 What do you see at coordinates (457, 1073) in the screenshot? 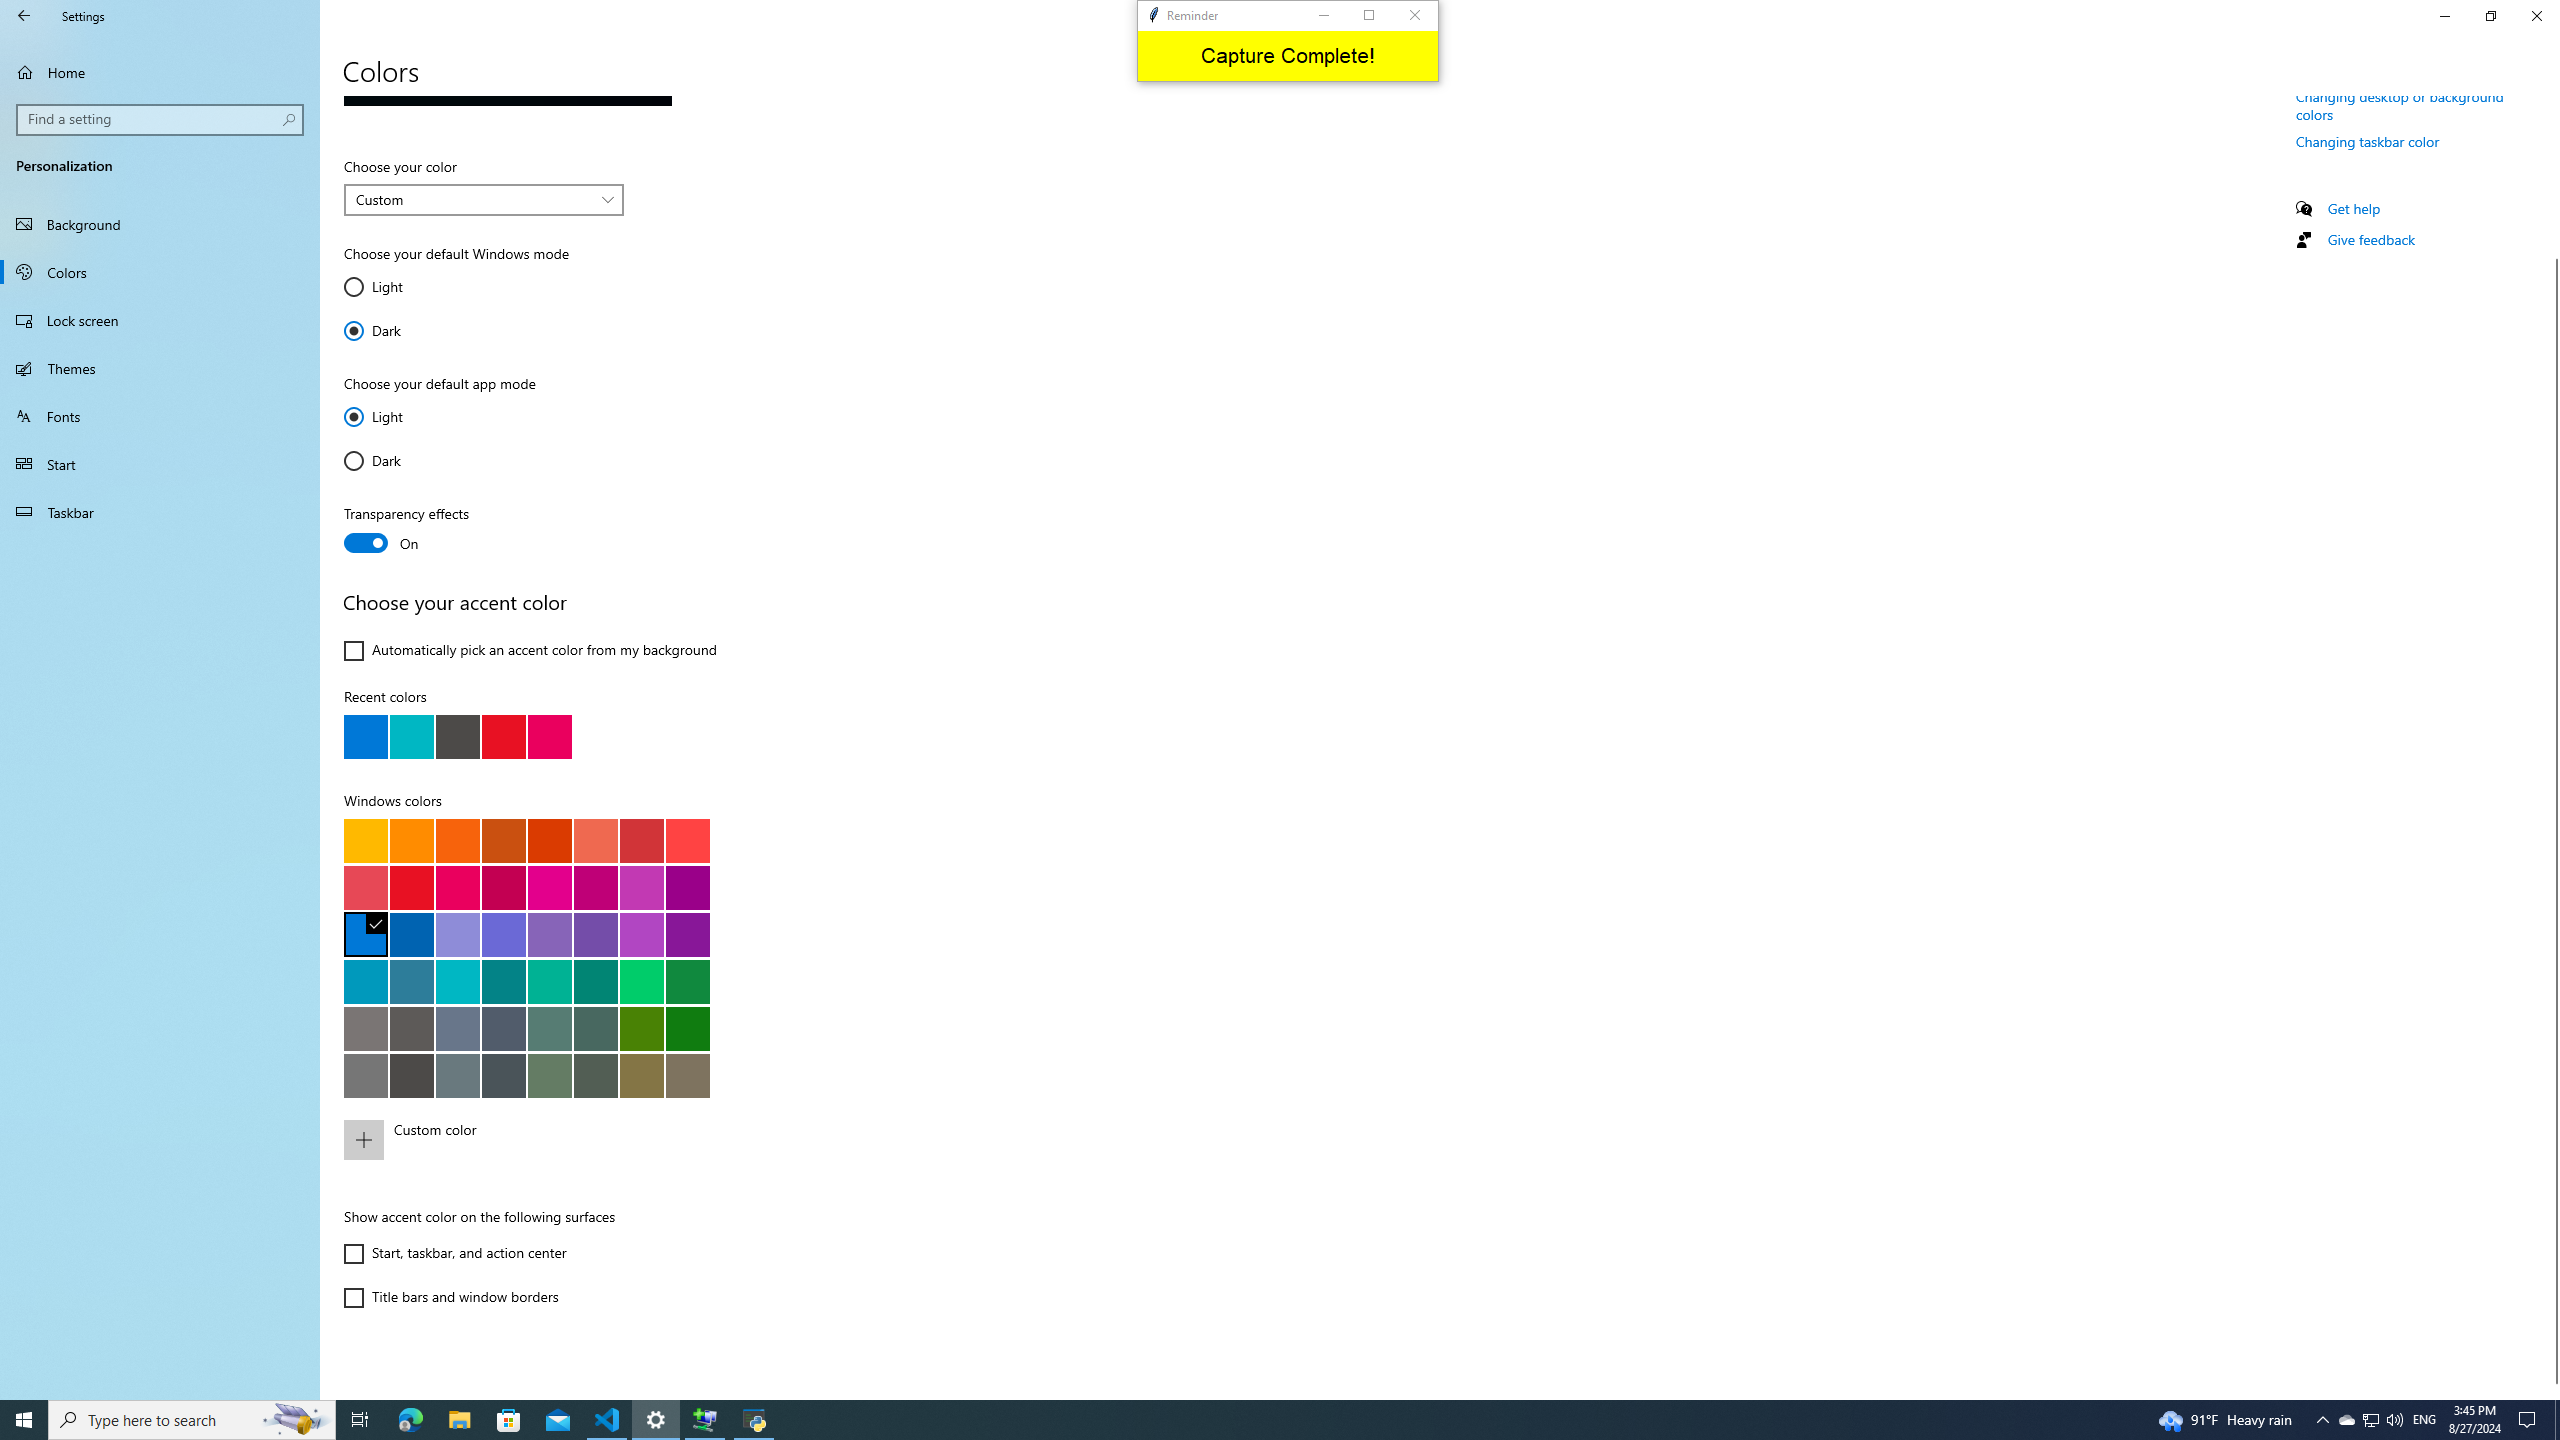
I see `'Blue gray'` at bounding box center [457, 1073].